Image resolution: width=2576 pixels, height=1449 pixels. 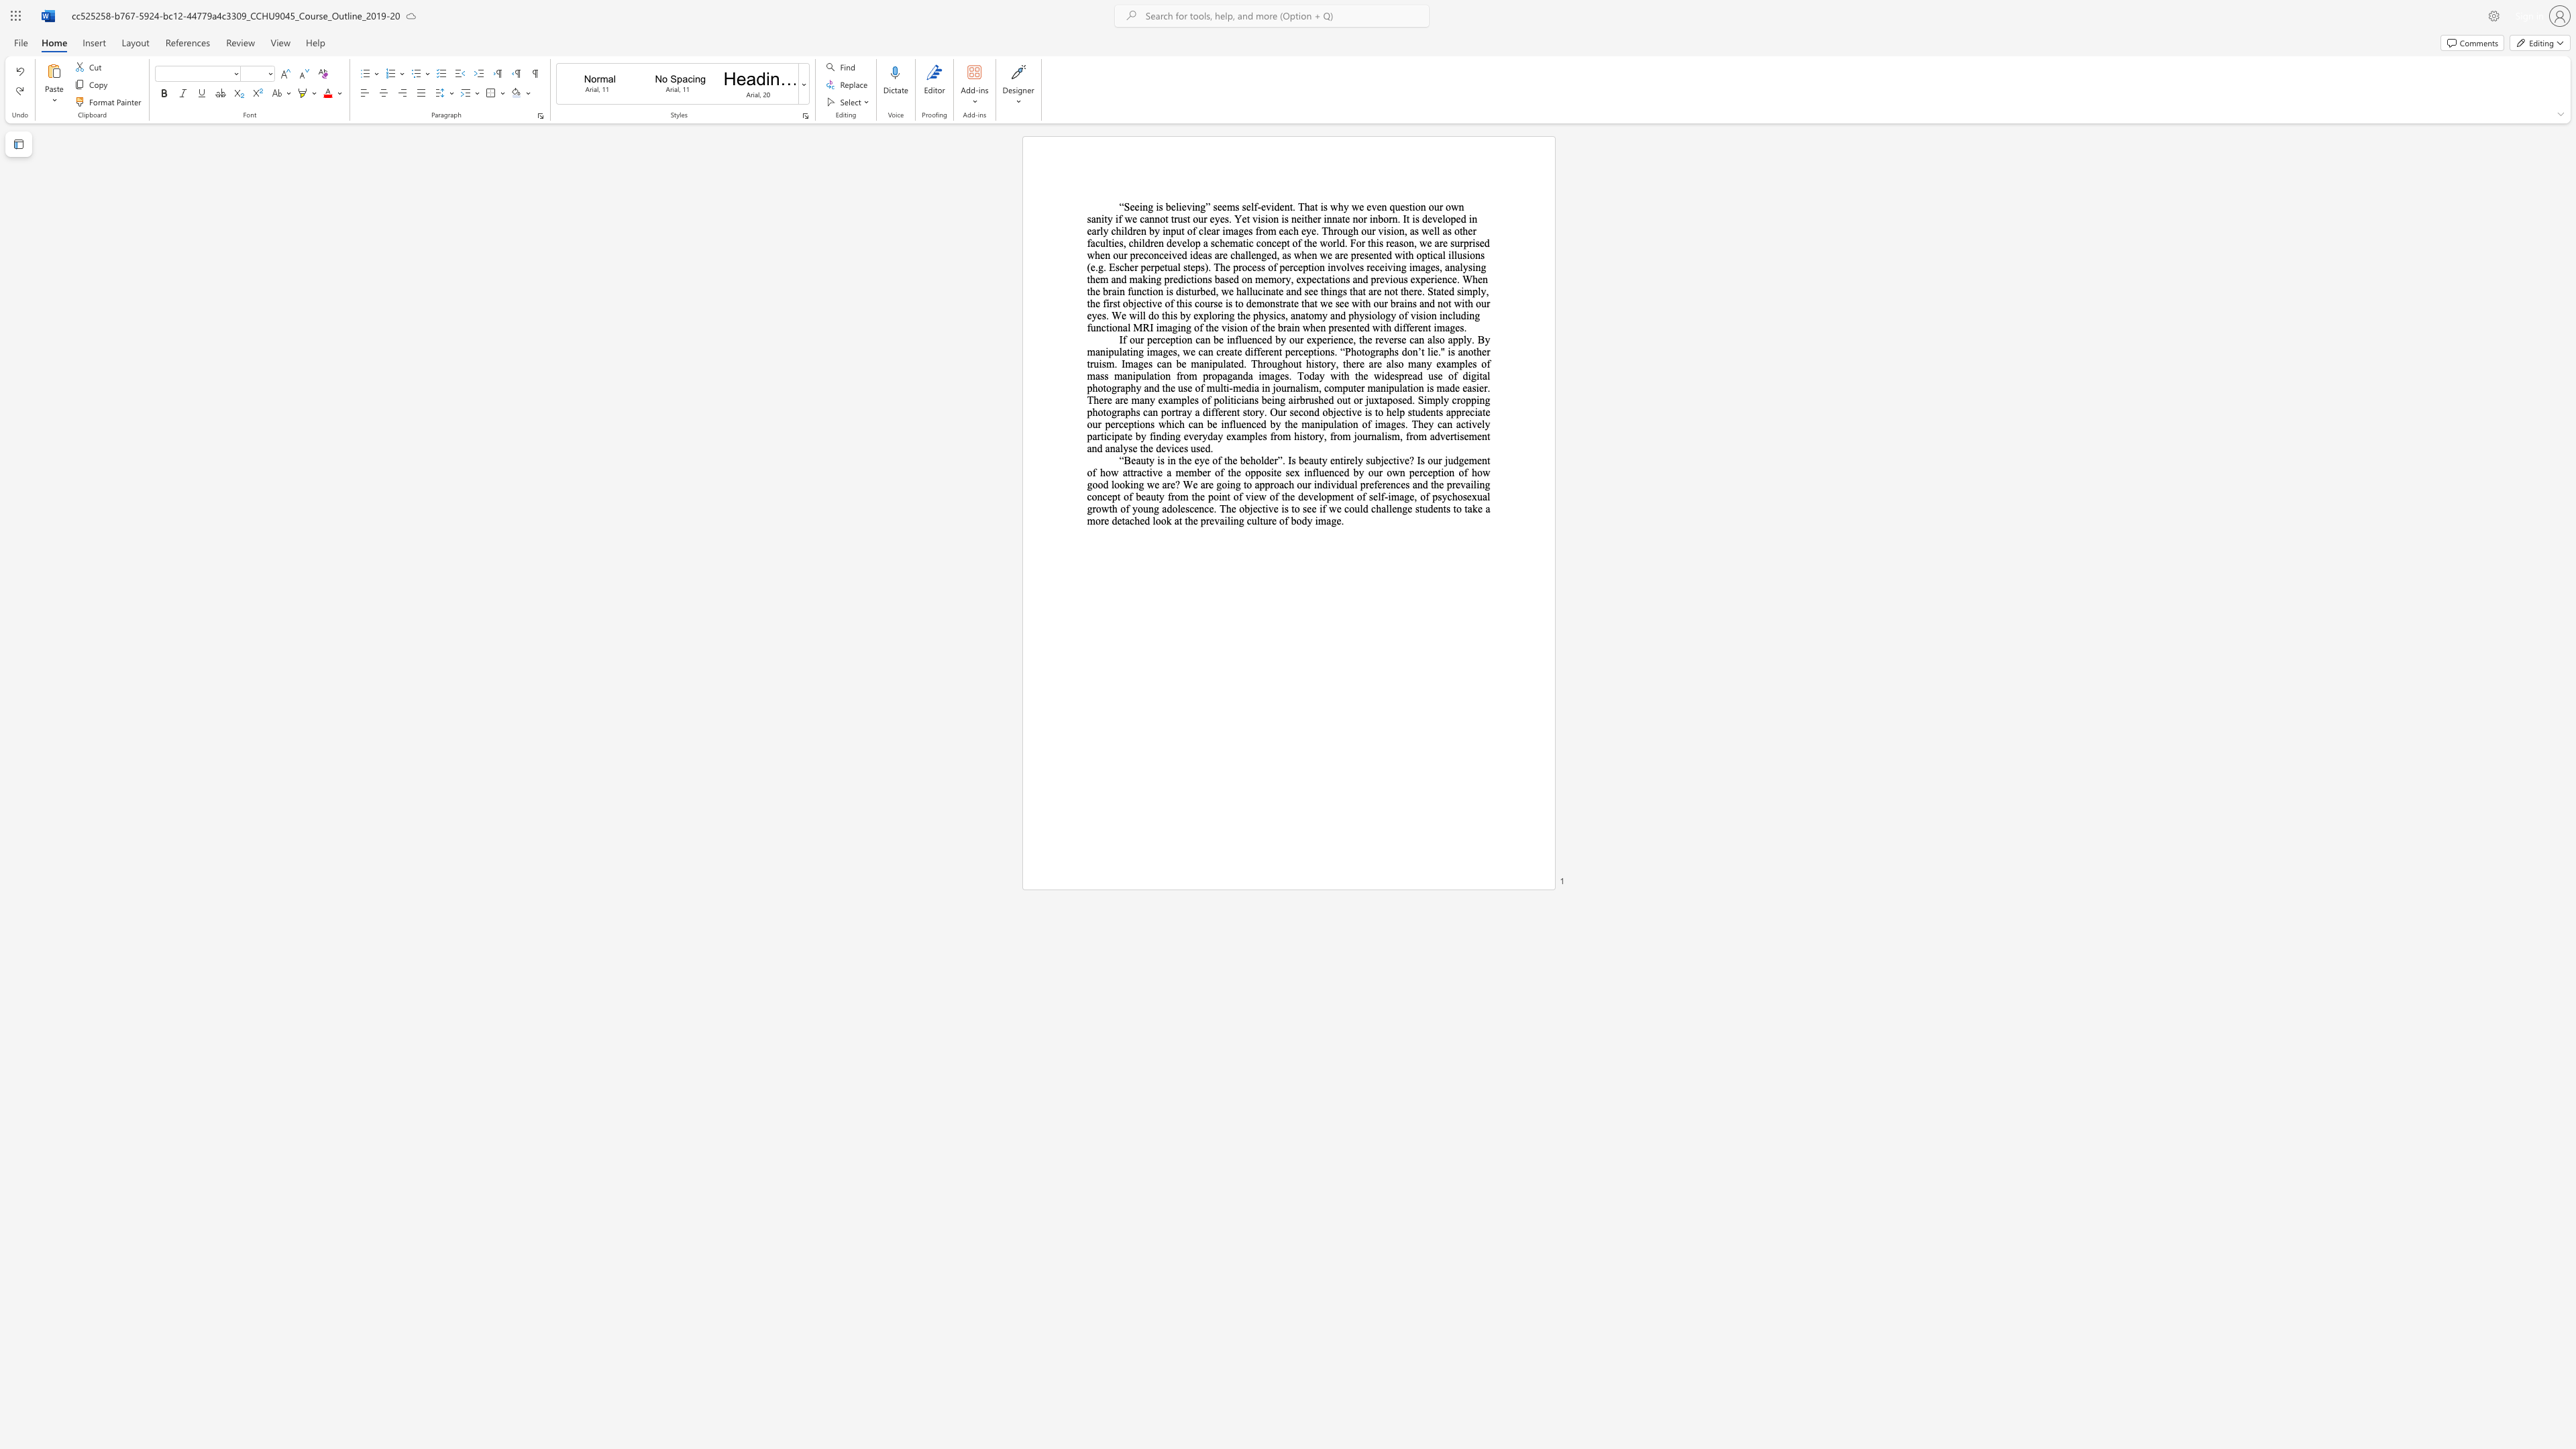 I want to click on the space between the continuous character "p" and "u" in the text, so click(x=1328, y=423).